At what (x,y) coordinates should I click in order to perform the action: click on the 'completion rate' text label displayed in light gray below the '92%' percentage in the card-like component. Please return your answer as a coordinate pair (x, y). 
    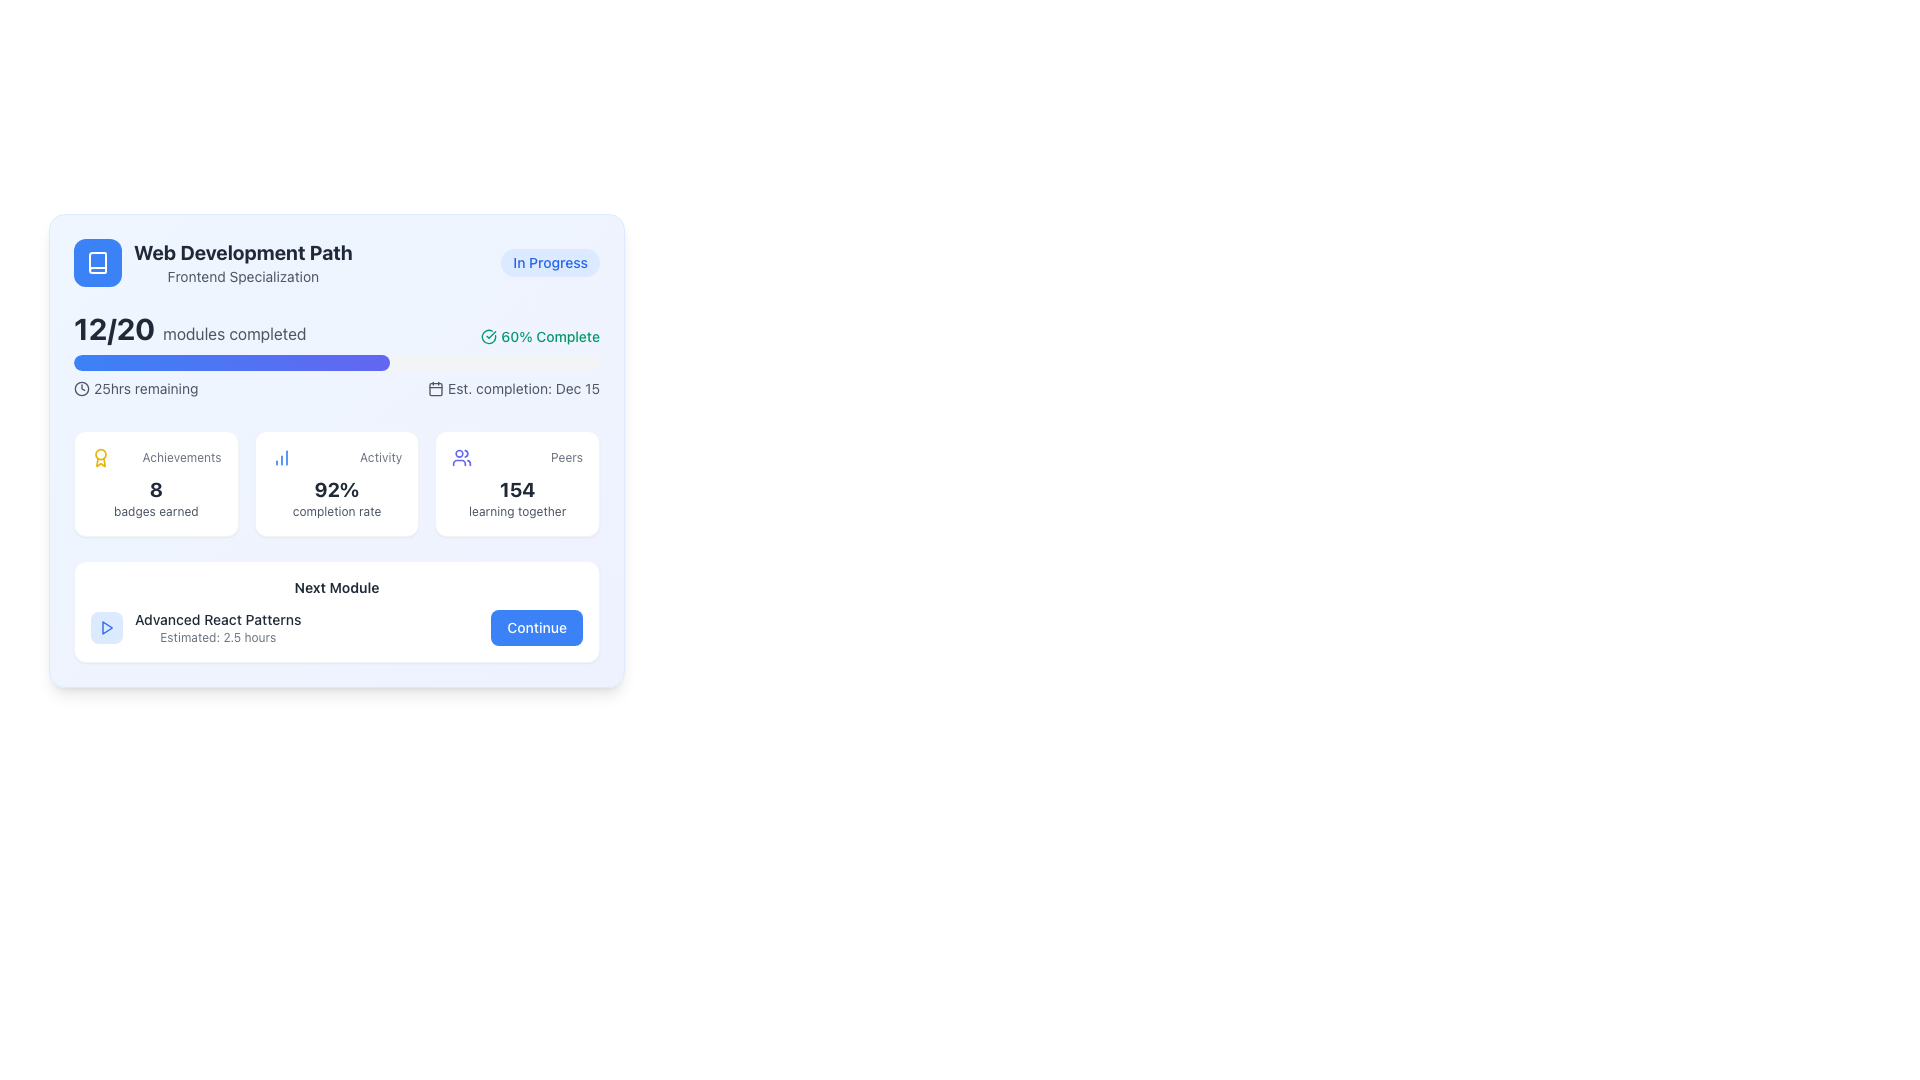
    Looking at the image, I should click on (336, 511).